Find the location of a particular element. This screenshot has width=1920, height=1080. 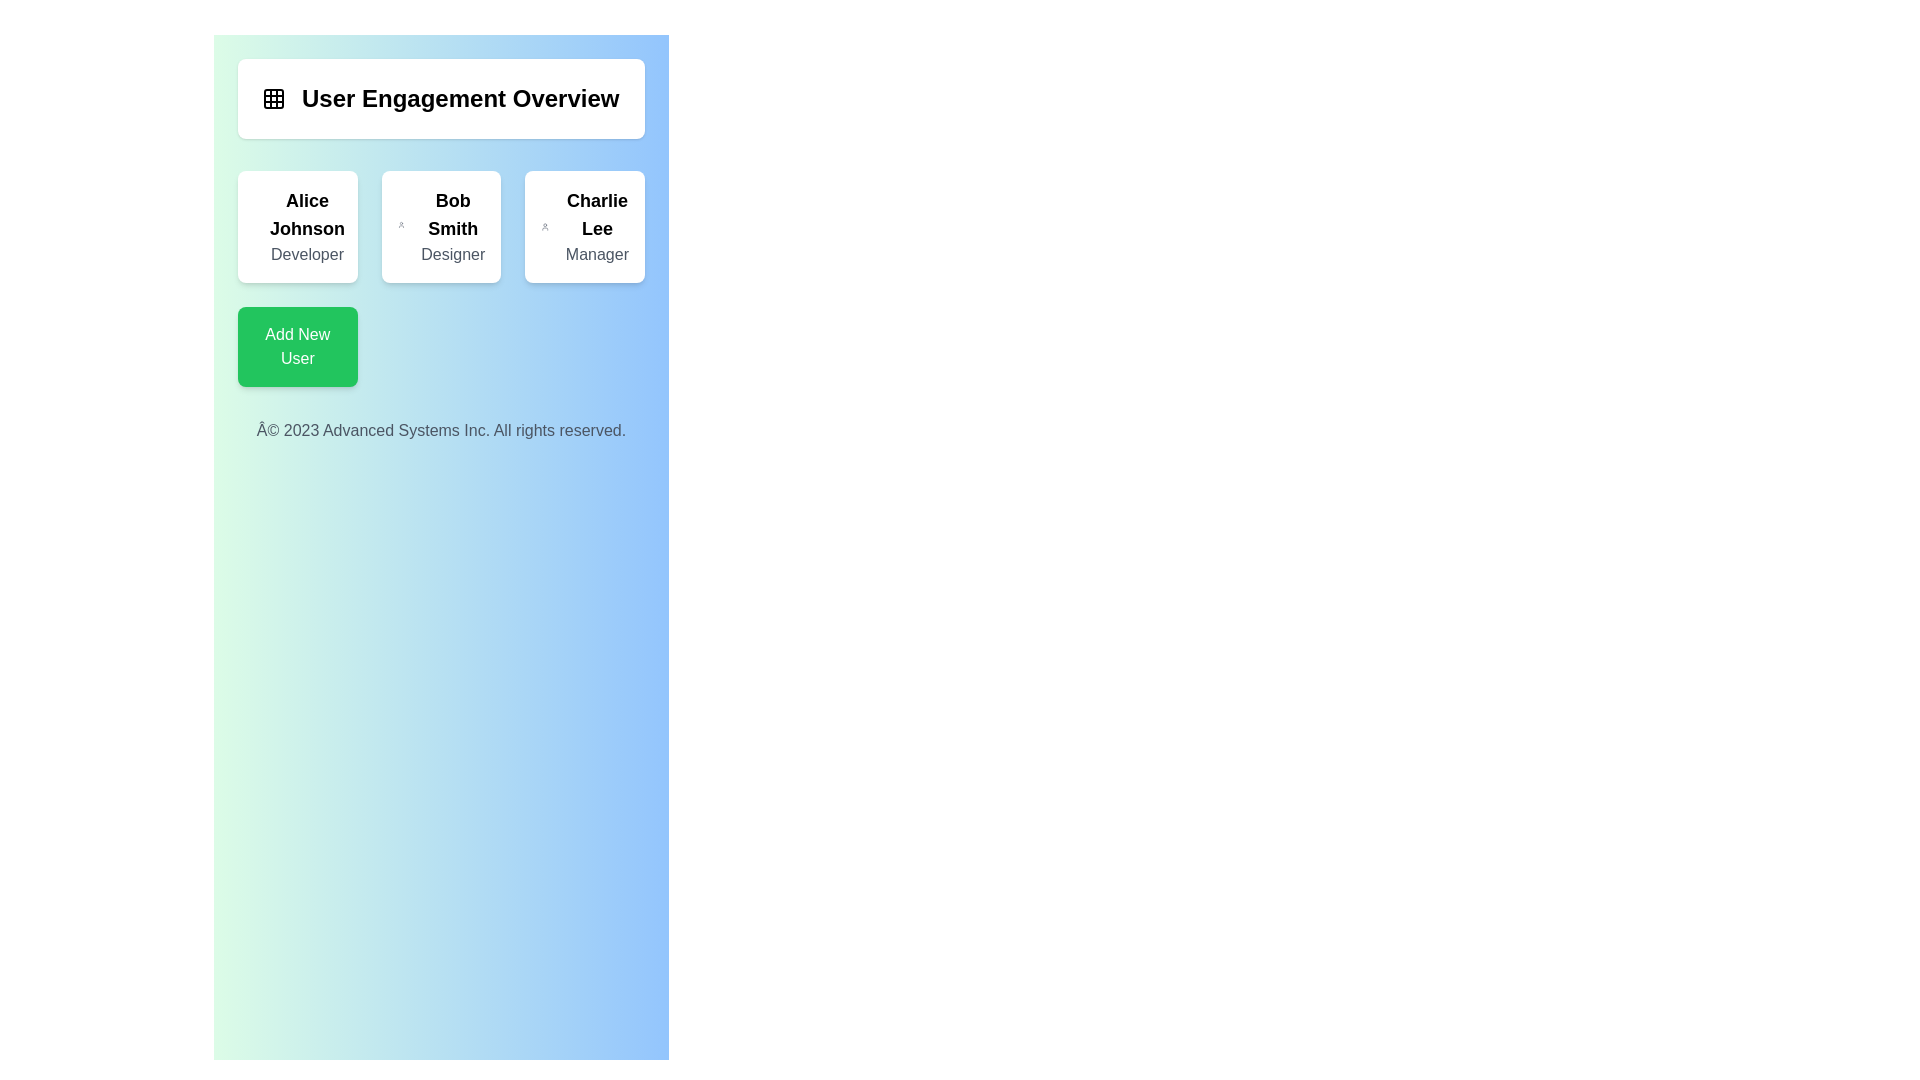

the 'Add New User' button with a green background and white text located directly underneath the first card in the grid layout is located at coordinates (296, 346).